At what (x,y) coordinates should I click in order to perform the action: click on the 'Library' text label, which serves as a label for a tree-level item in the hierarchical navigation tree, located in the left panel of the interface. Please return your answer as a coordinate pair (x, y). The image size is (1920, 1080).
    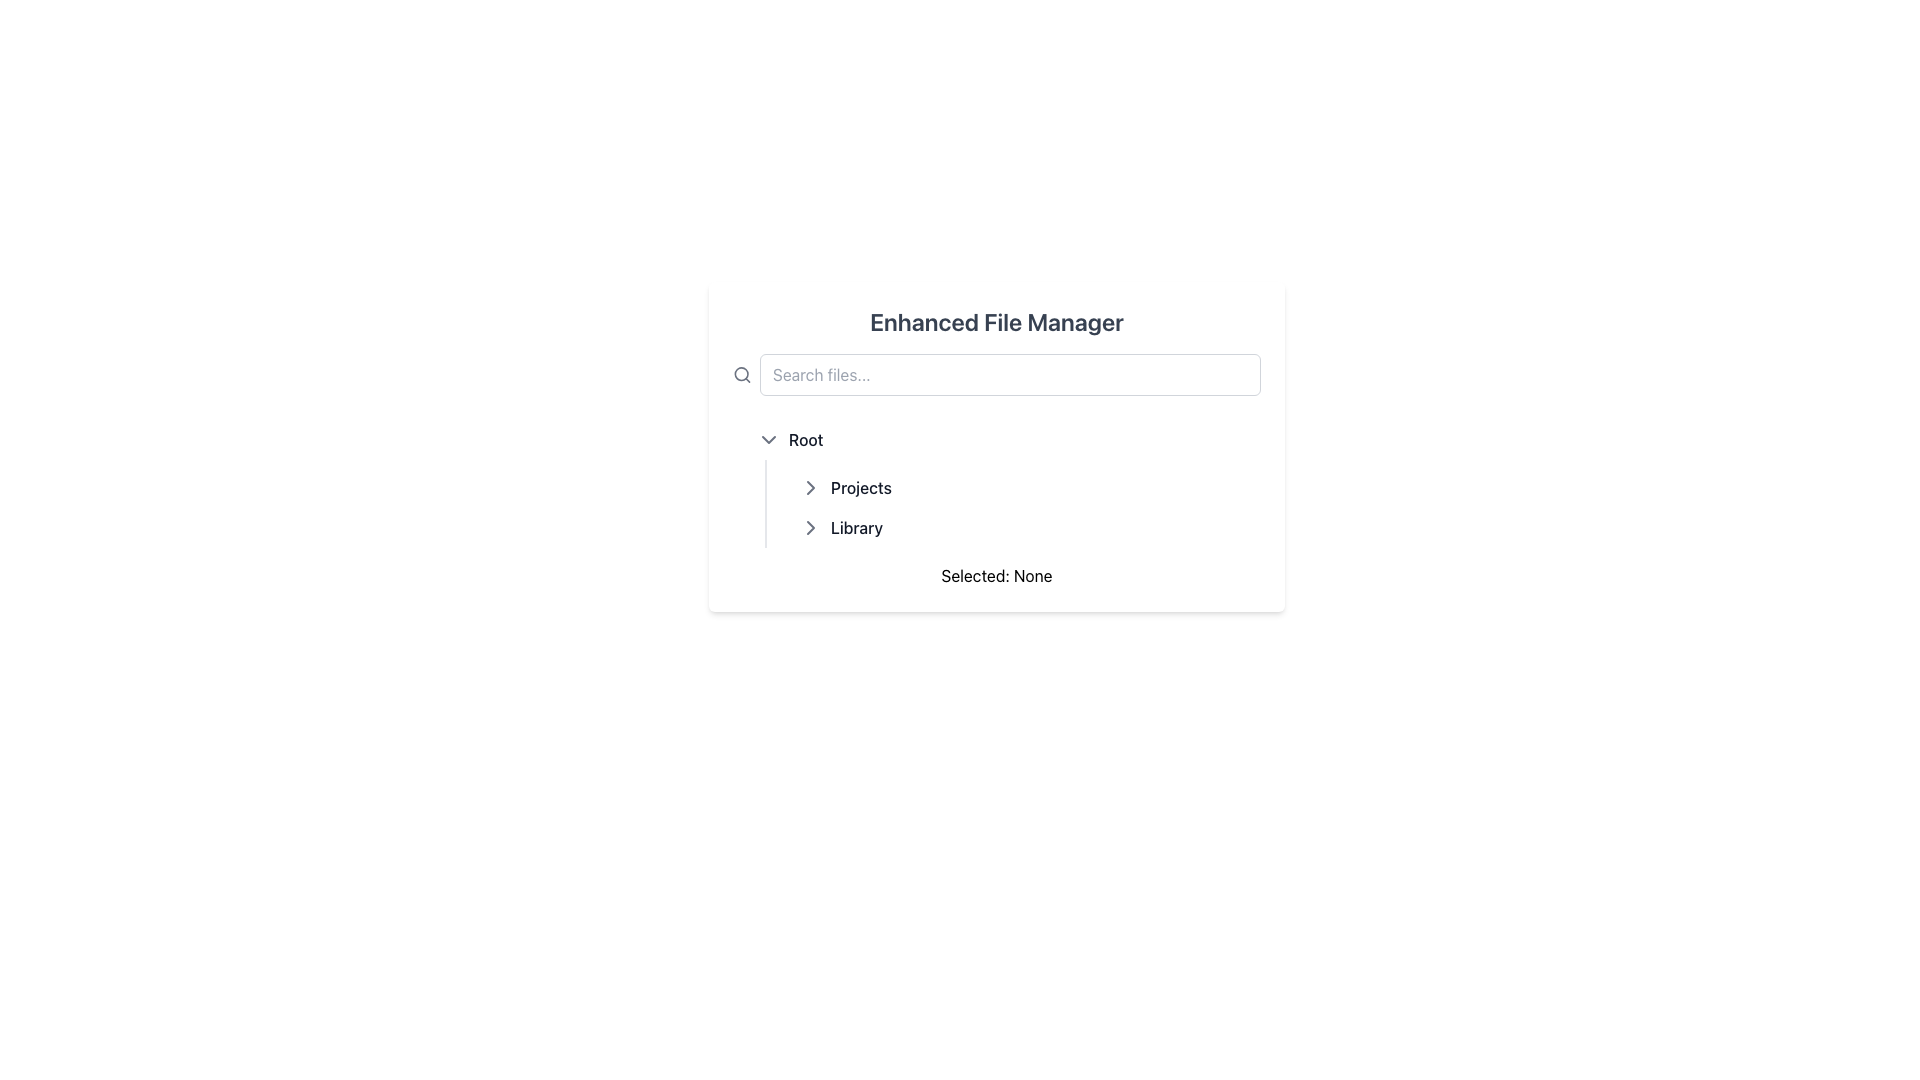
    Looking at the image, I should click on (857, 527).